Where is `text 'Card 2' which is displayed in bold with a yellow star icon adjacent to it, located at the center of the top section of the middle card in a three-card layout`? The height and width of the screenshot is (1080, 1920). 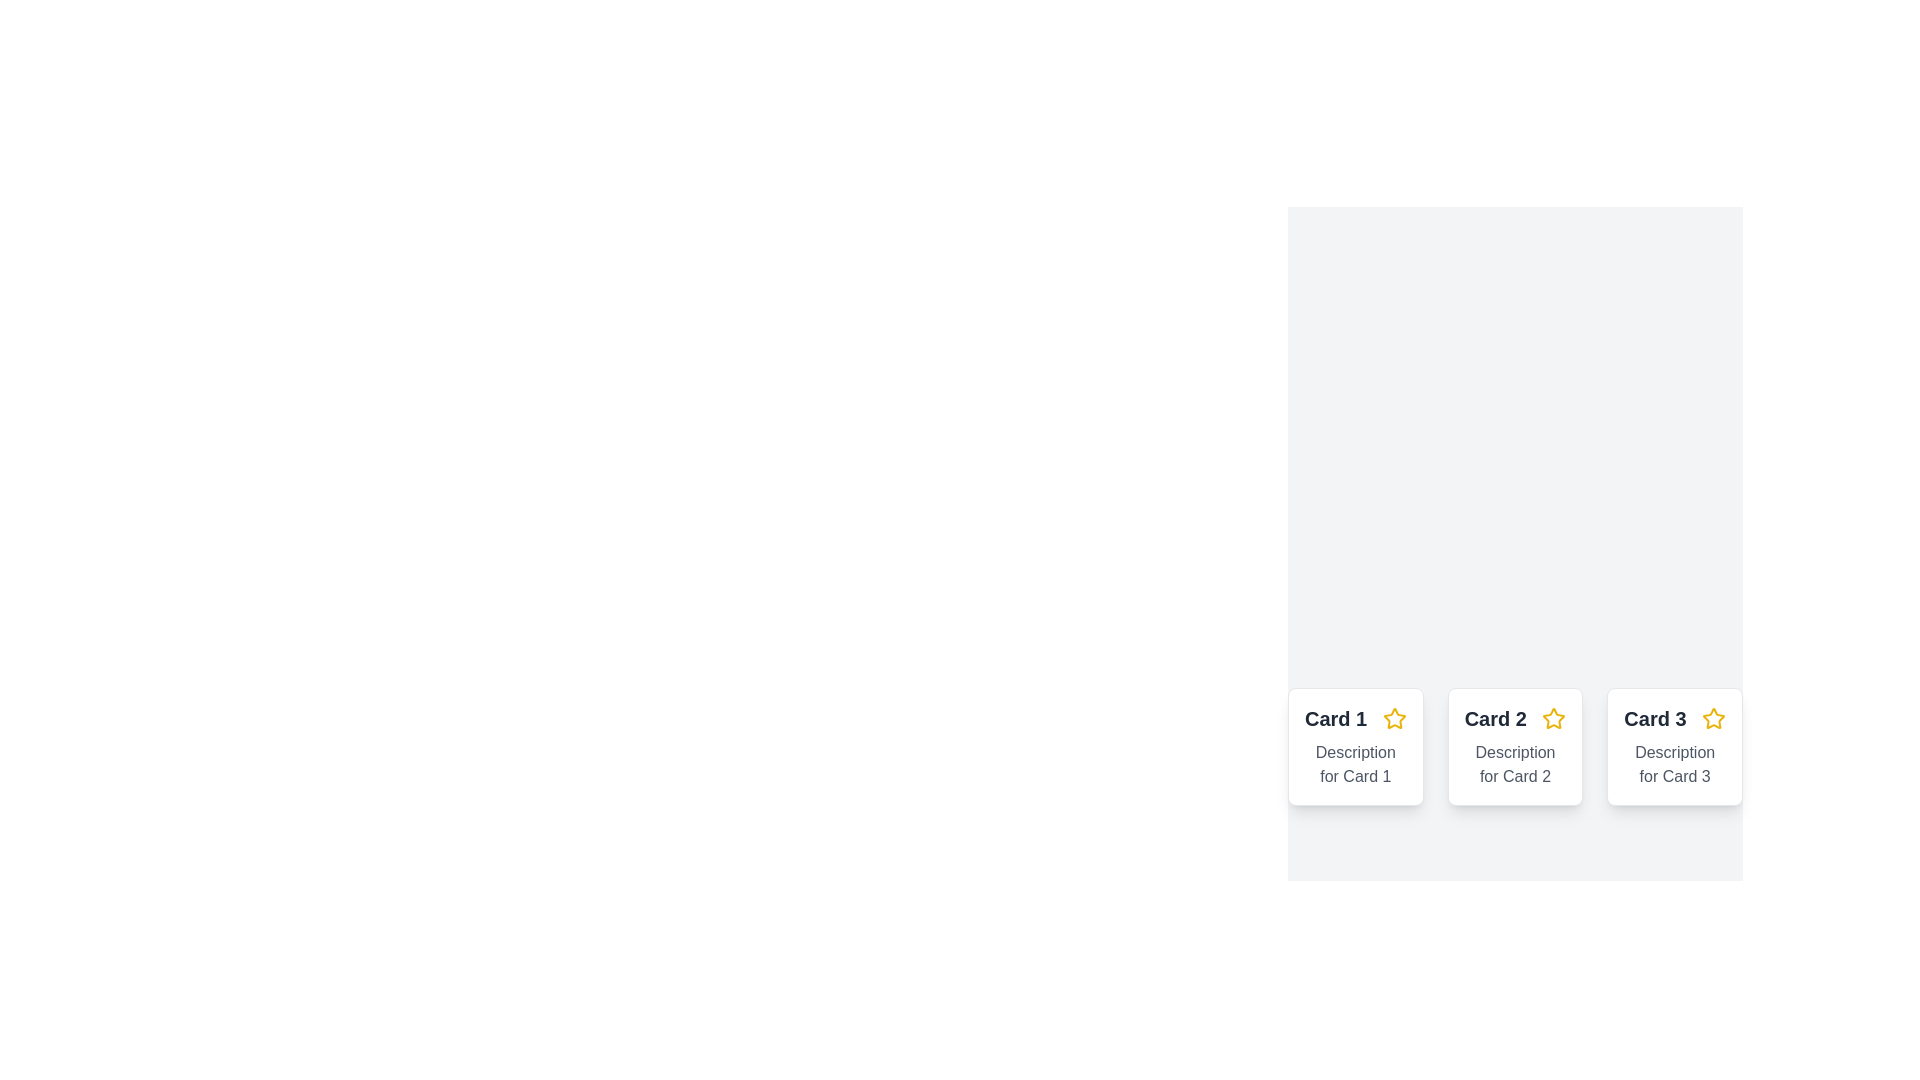
text 'Card 2' which is displayed in bold with a yellow star icon adjacent to it, located at the center of the top section of the middle card in a three-card layout is located at coordinates (1515, 717).